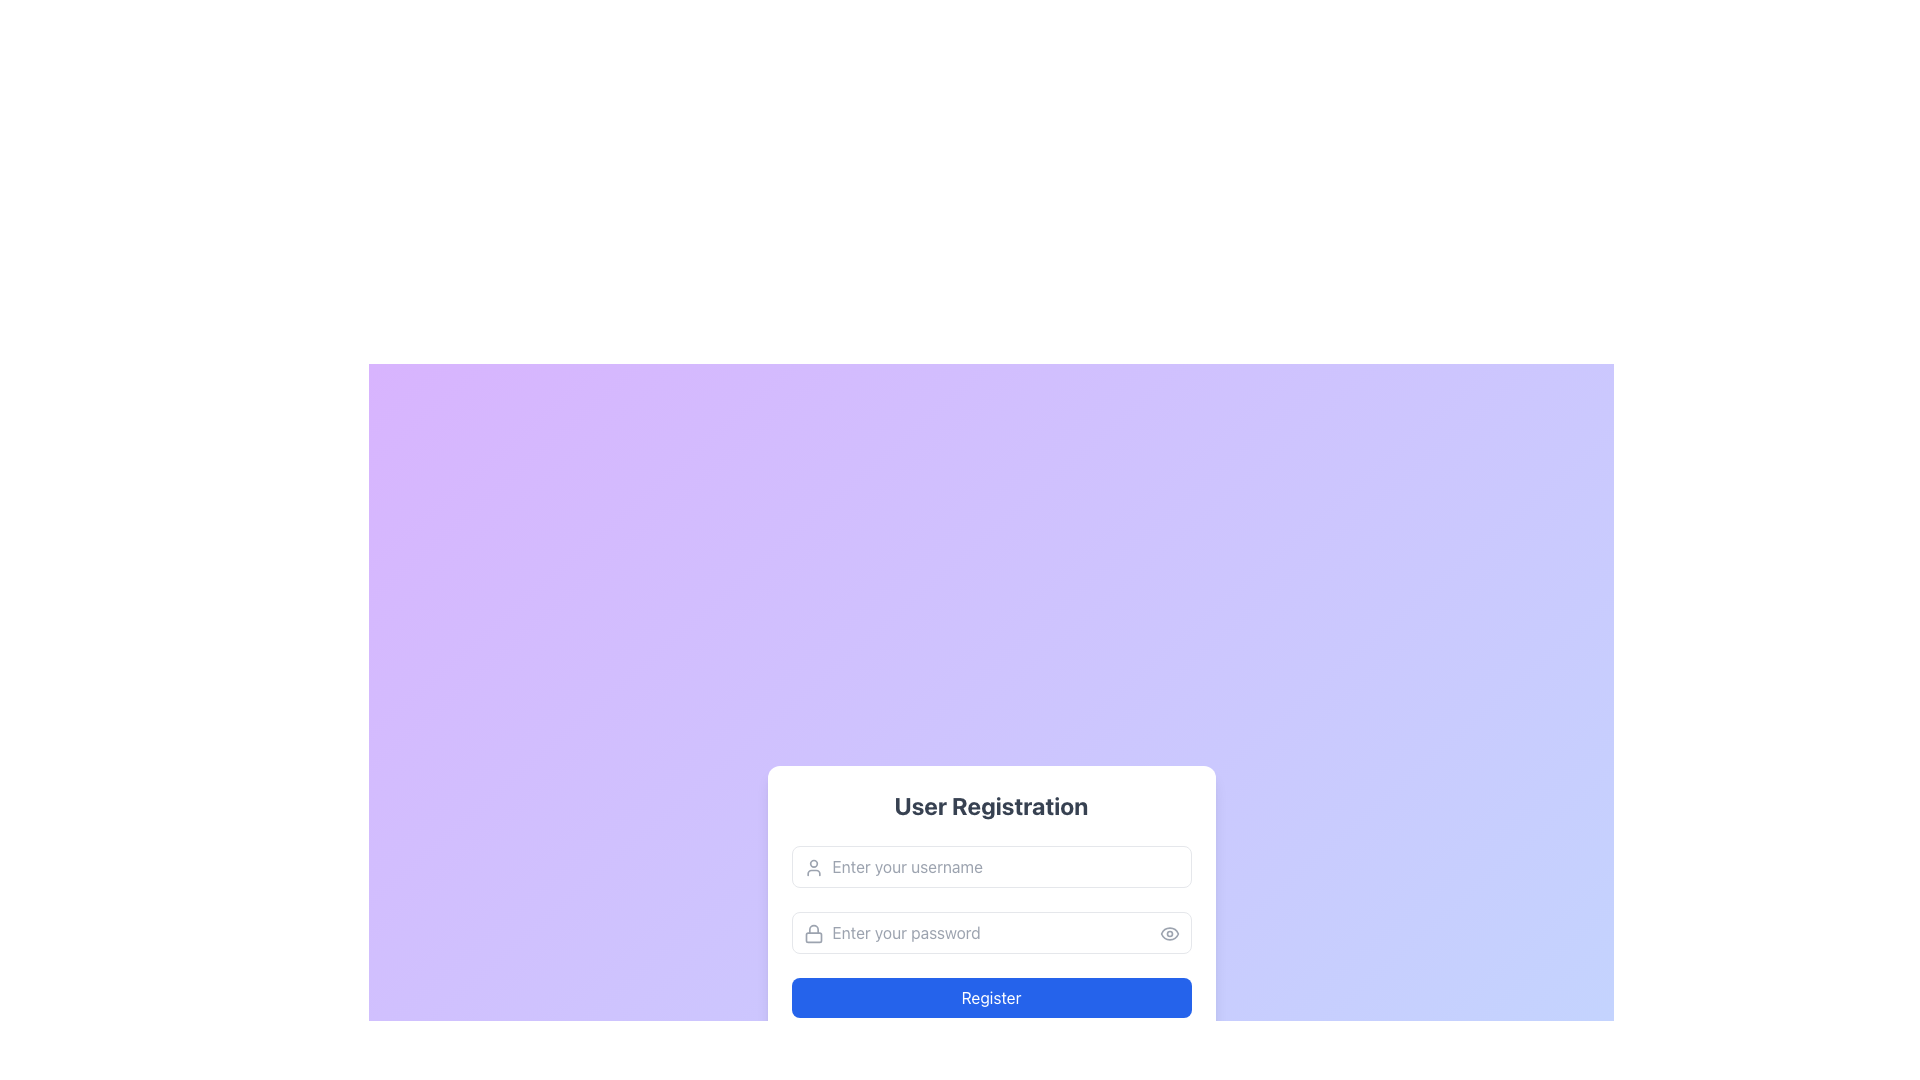 This screenshot has height=1080, width=1920. Describe the element at coordinates (813, 933) in the screenshot. I see `the lock icon, which is an SVG-based outline style icon located inside the password input field on the left side, serving as a security visual cue` at that location.